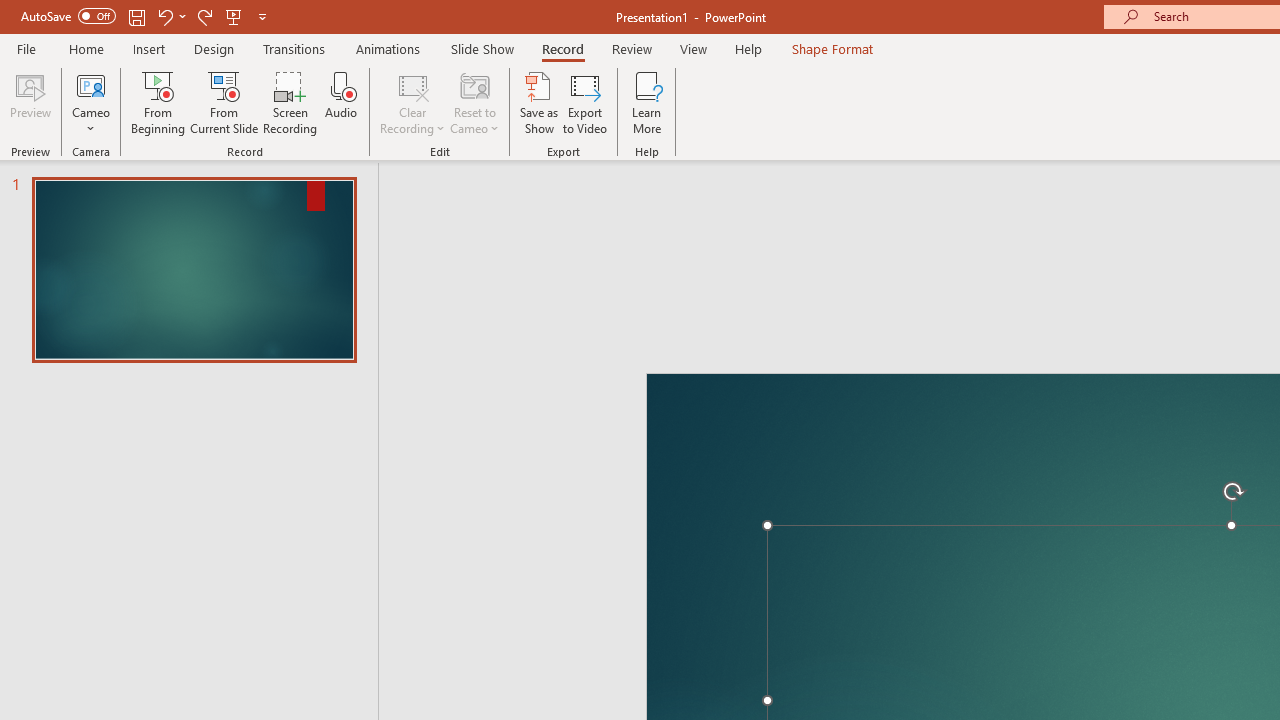 This screenshot has height=720, width=1280. Describe the element at coordinates (473, 103) in the screenshot. I see `'Reset to Cameo'` at that location.